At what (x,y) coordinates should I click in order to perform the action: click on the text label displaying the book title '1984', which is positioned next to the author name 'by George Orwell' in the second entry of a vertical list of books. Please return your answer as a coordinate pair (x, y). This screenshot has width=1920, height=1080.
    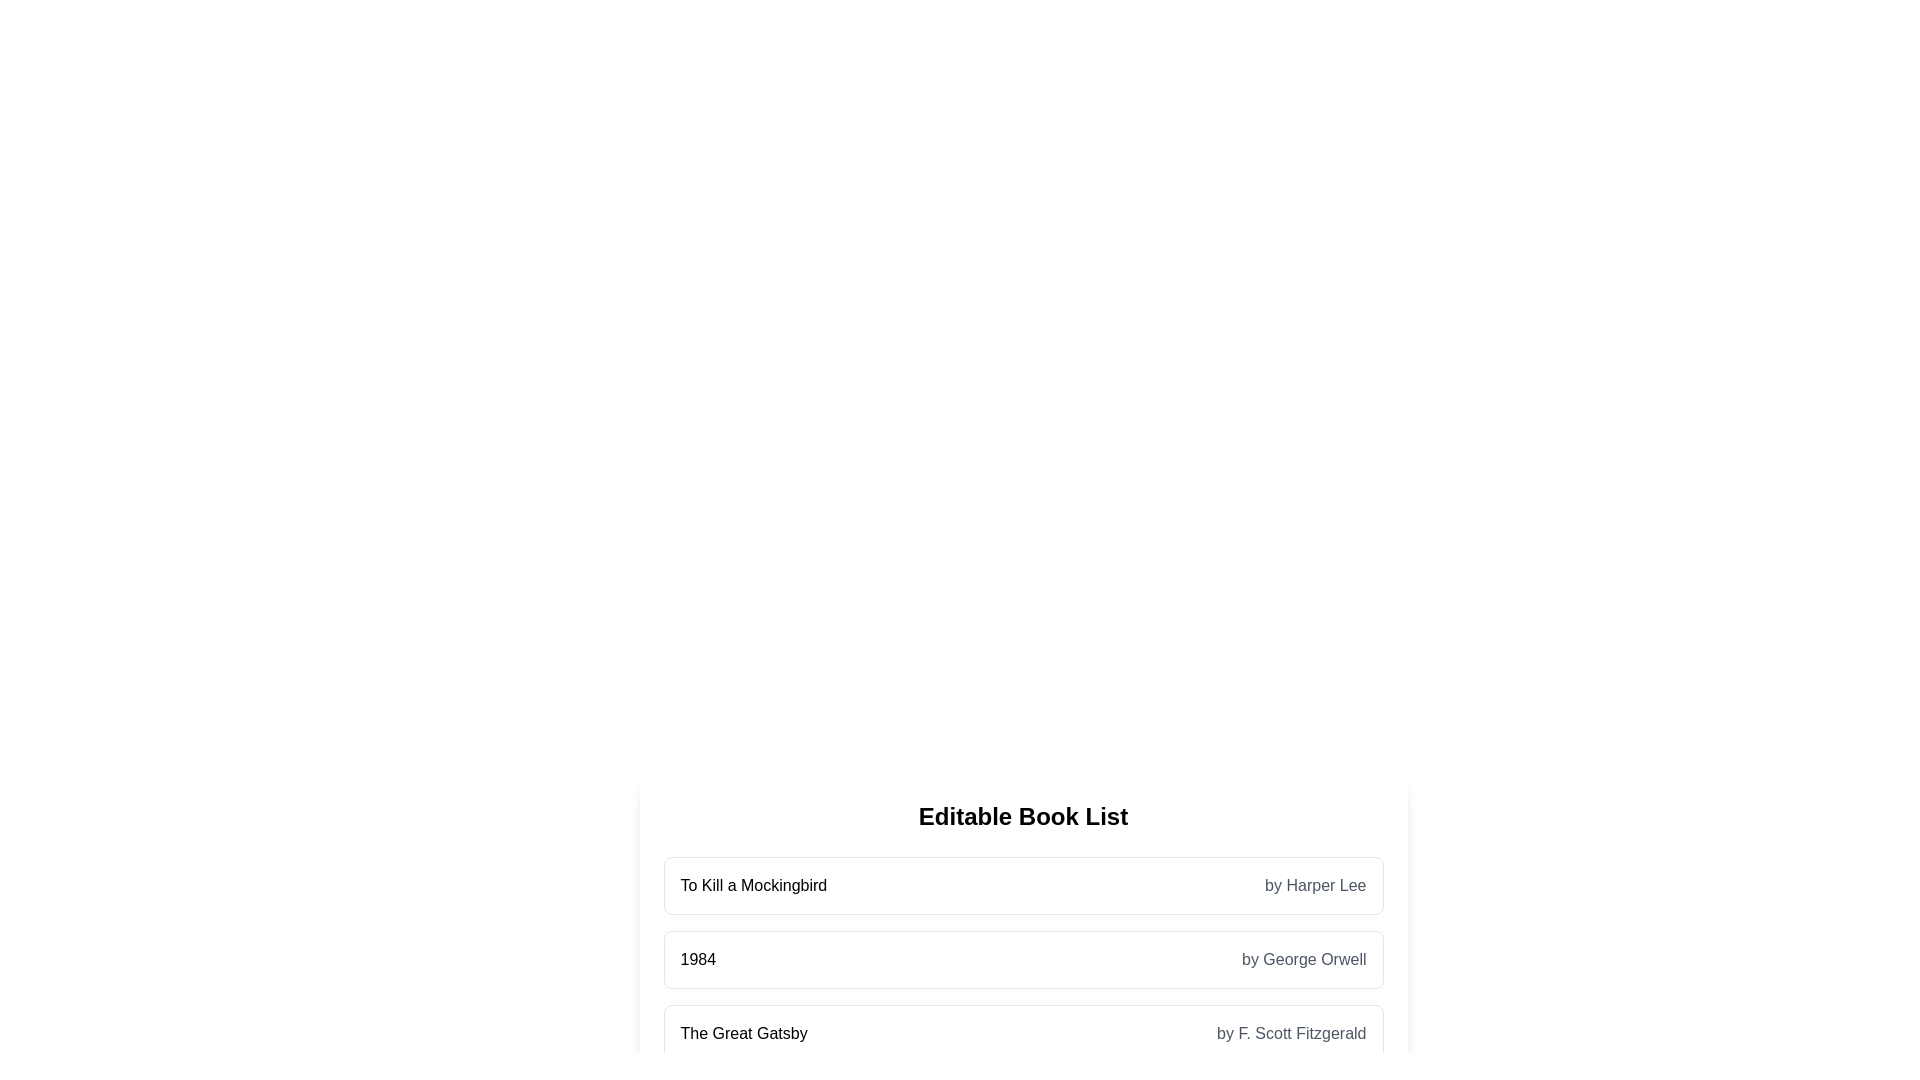
    Looking at the image, I should click on (698, 959).